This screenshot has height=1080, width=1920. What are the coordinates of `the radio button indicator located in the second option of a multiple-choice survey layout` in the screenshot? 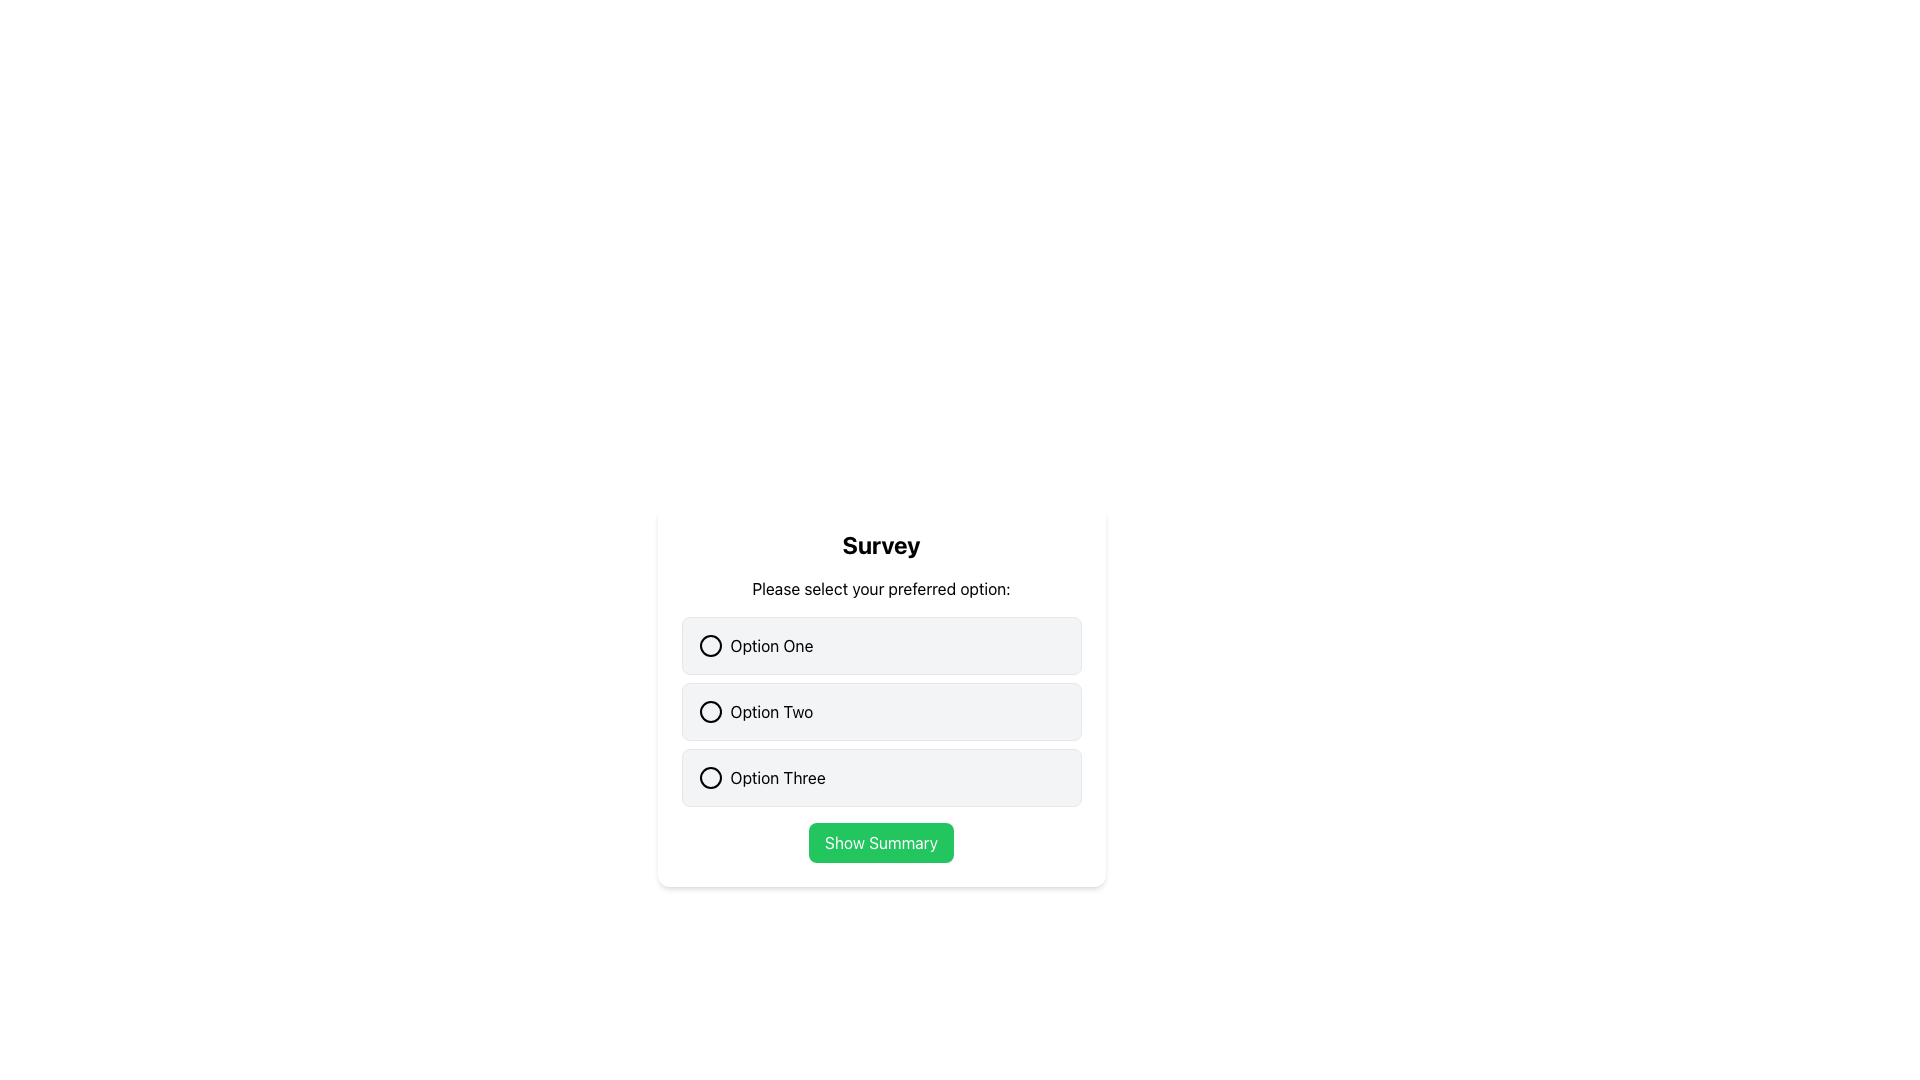 It's located at (710, 711).